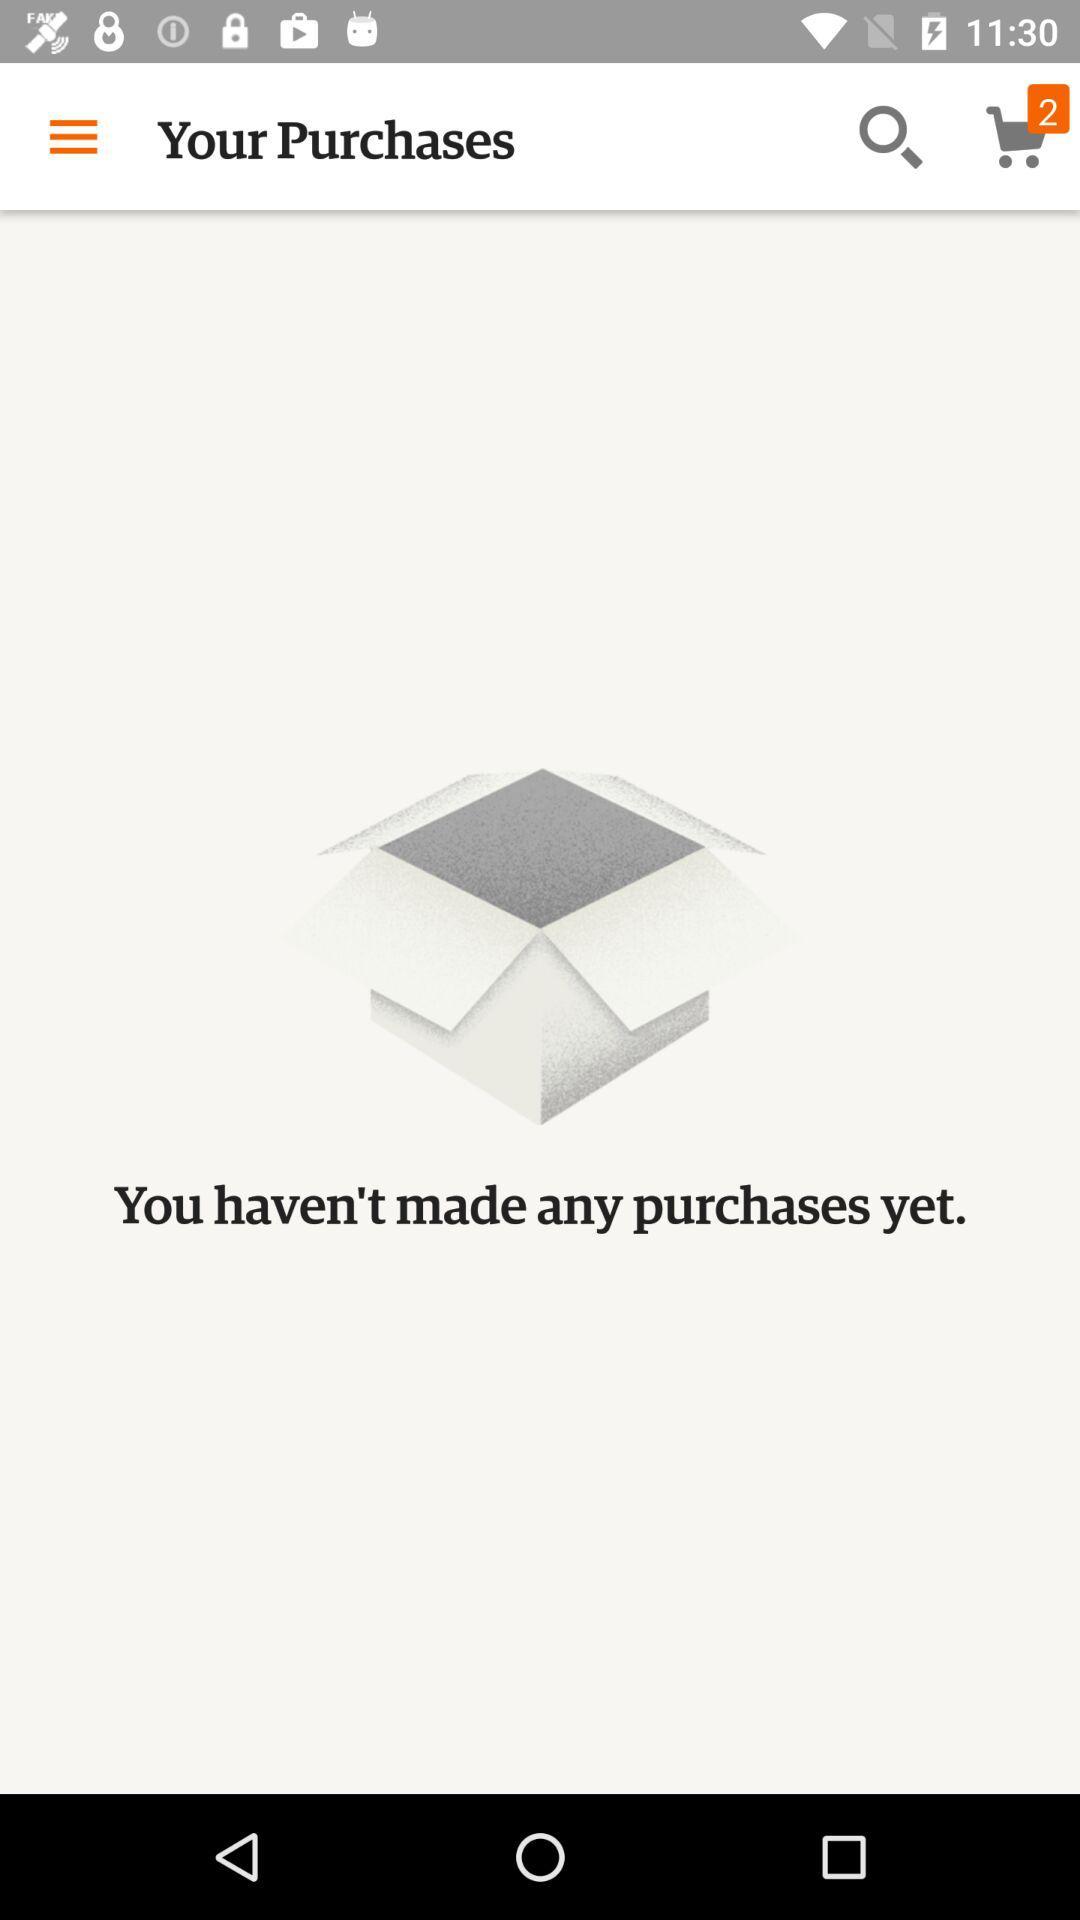 The width and height of the screenshot is (1080, 1920). Describe the element at coordinates (72, 135) in the screenshot. I see `icon to the left of the your purchases icon` at that location.